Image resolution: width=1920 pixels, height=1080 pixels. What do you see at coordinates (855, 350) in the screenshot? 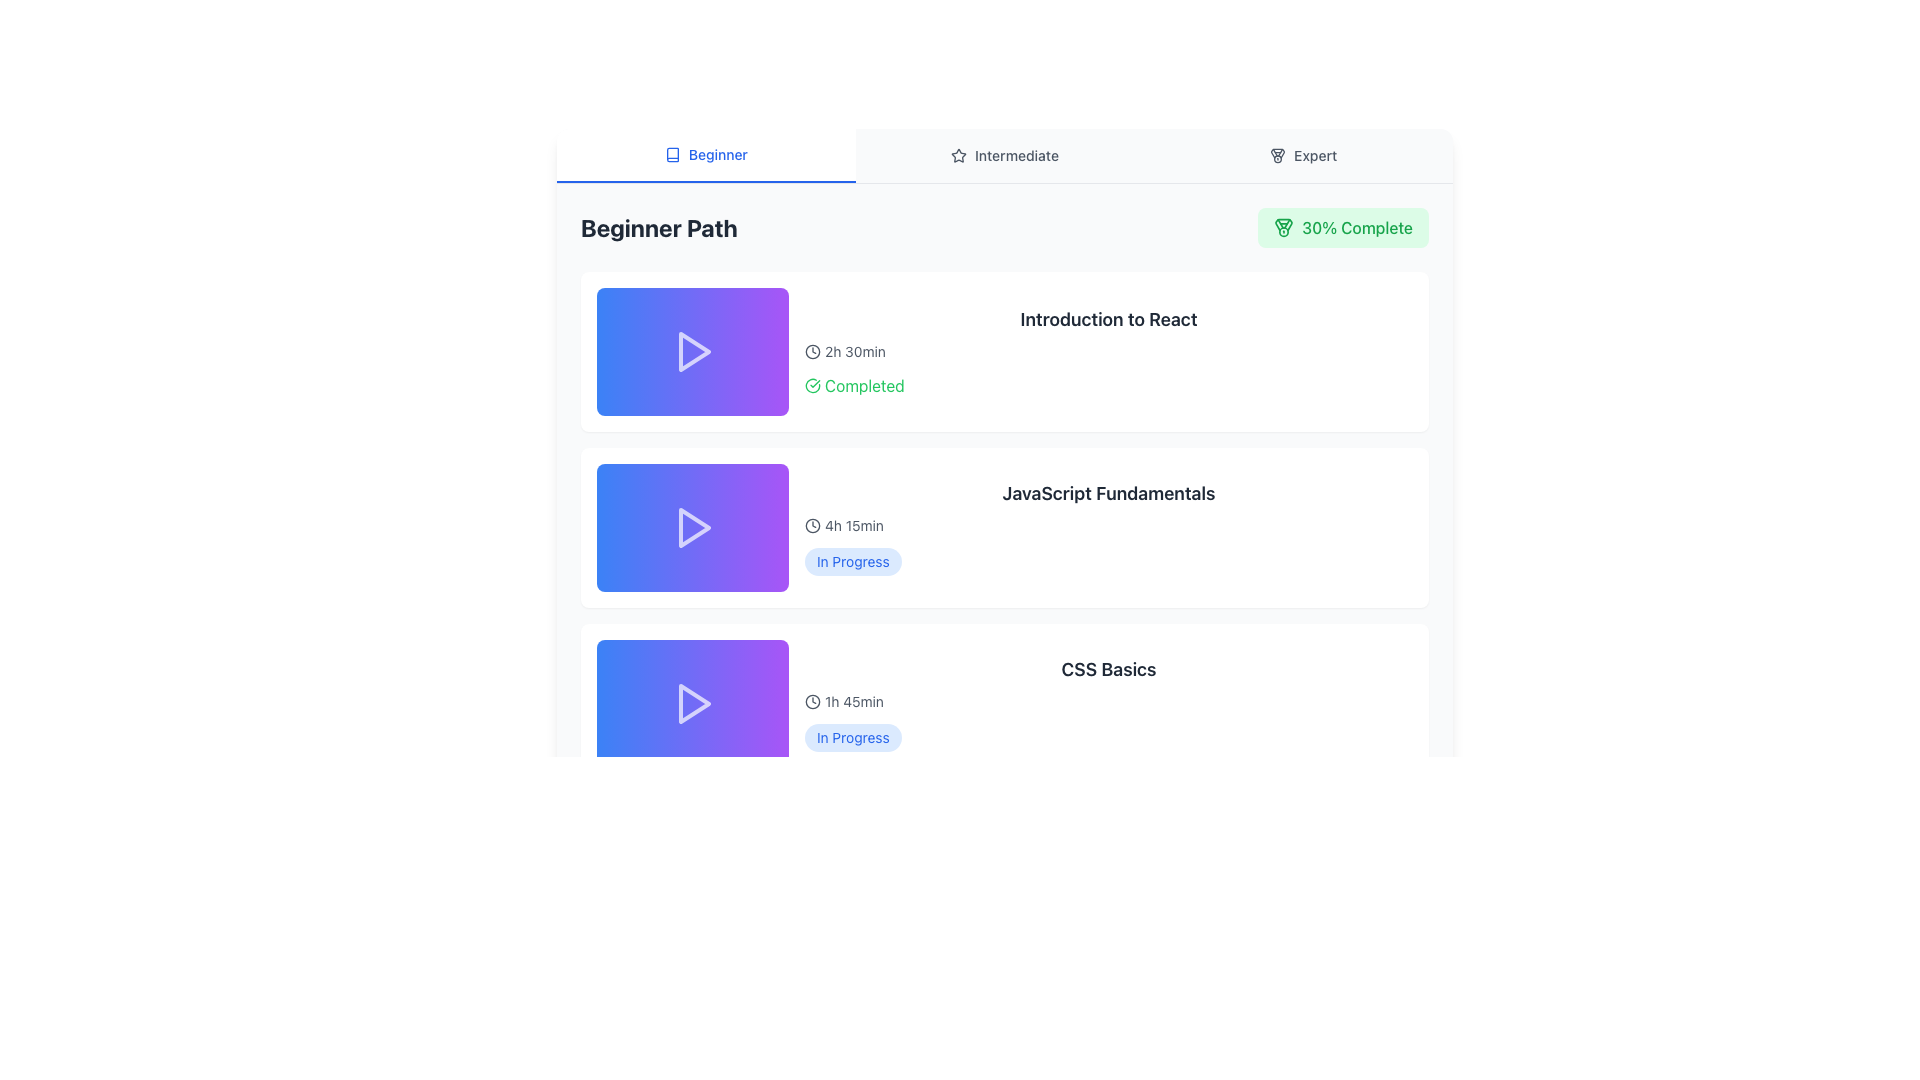
I see `the static text element indicating the duration of the course session, located to the right of the clock icon in the 'Introduction to React' course entry` at bounding box center [855, 350].